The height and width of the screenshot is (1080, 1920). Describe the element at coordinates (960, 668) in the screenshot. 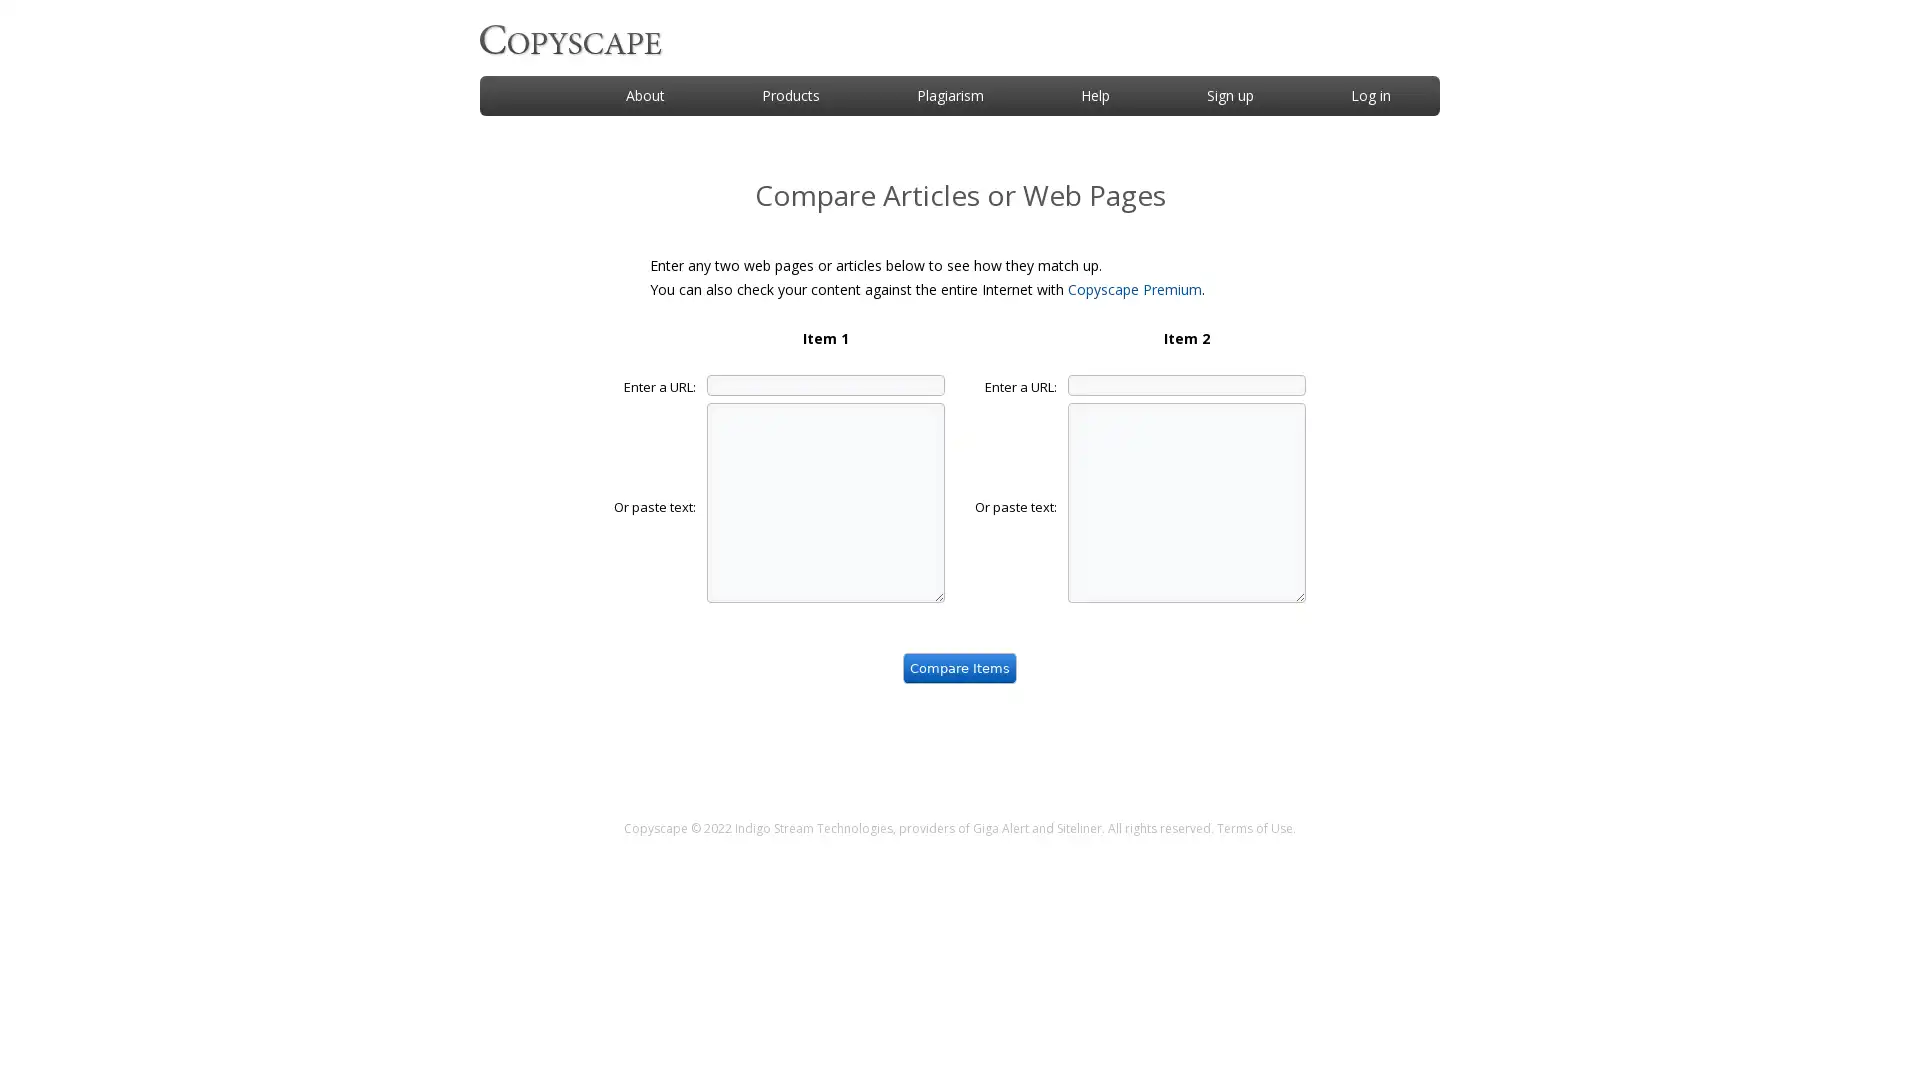

I see `Compare Items` at that location.